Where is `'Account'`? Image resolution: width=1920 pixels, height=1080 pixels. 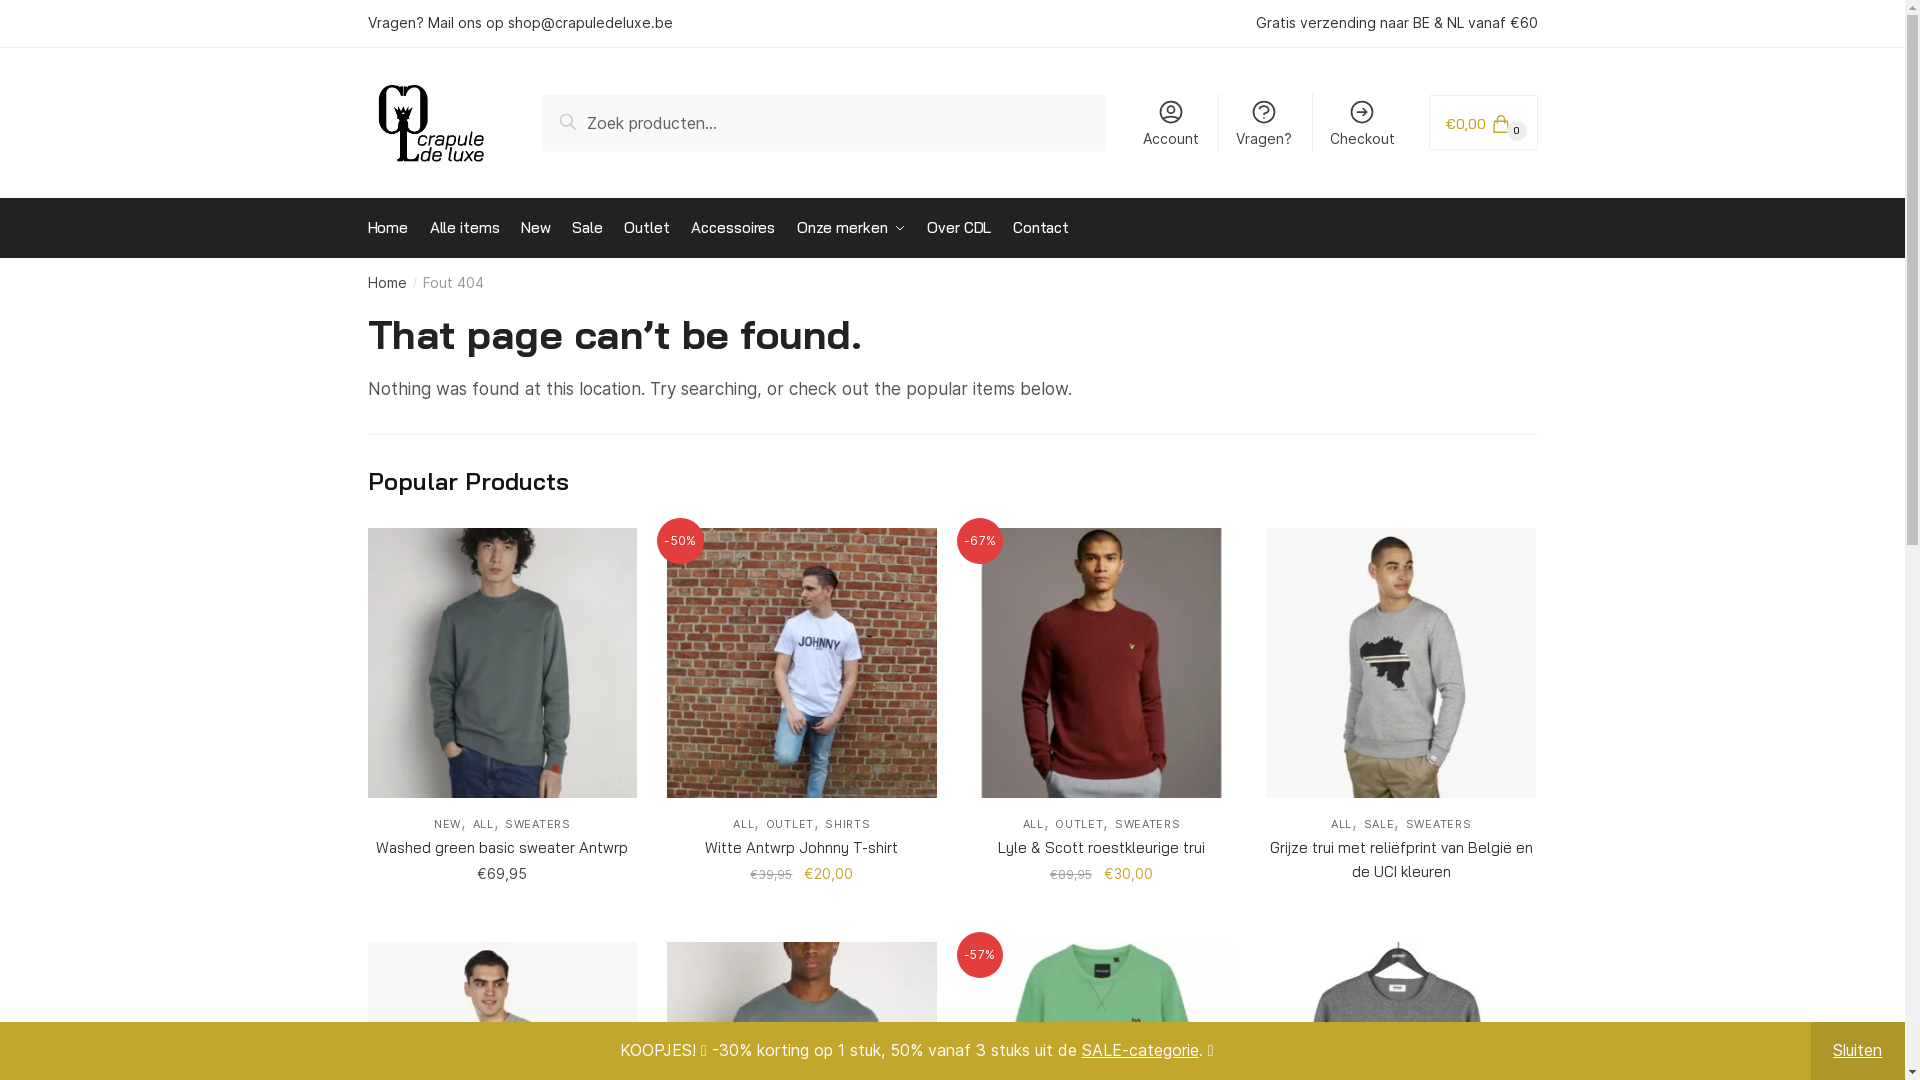
'Account' is located at coordinates (1171, 122).